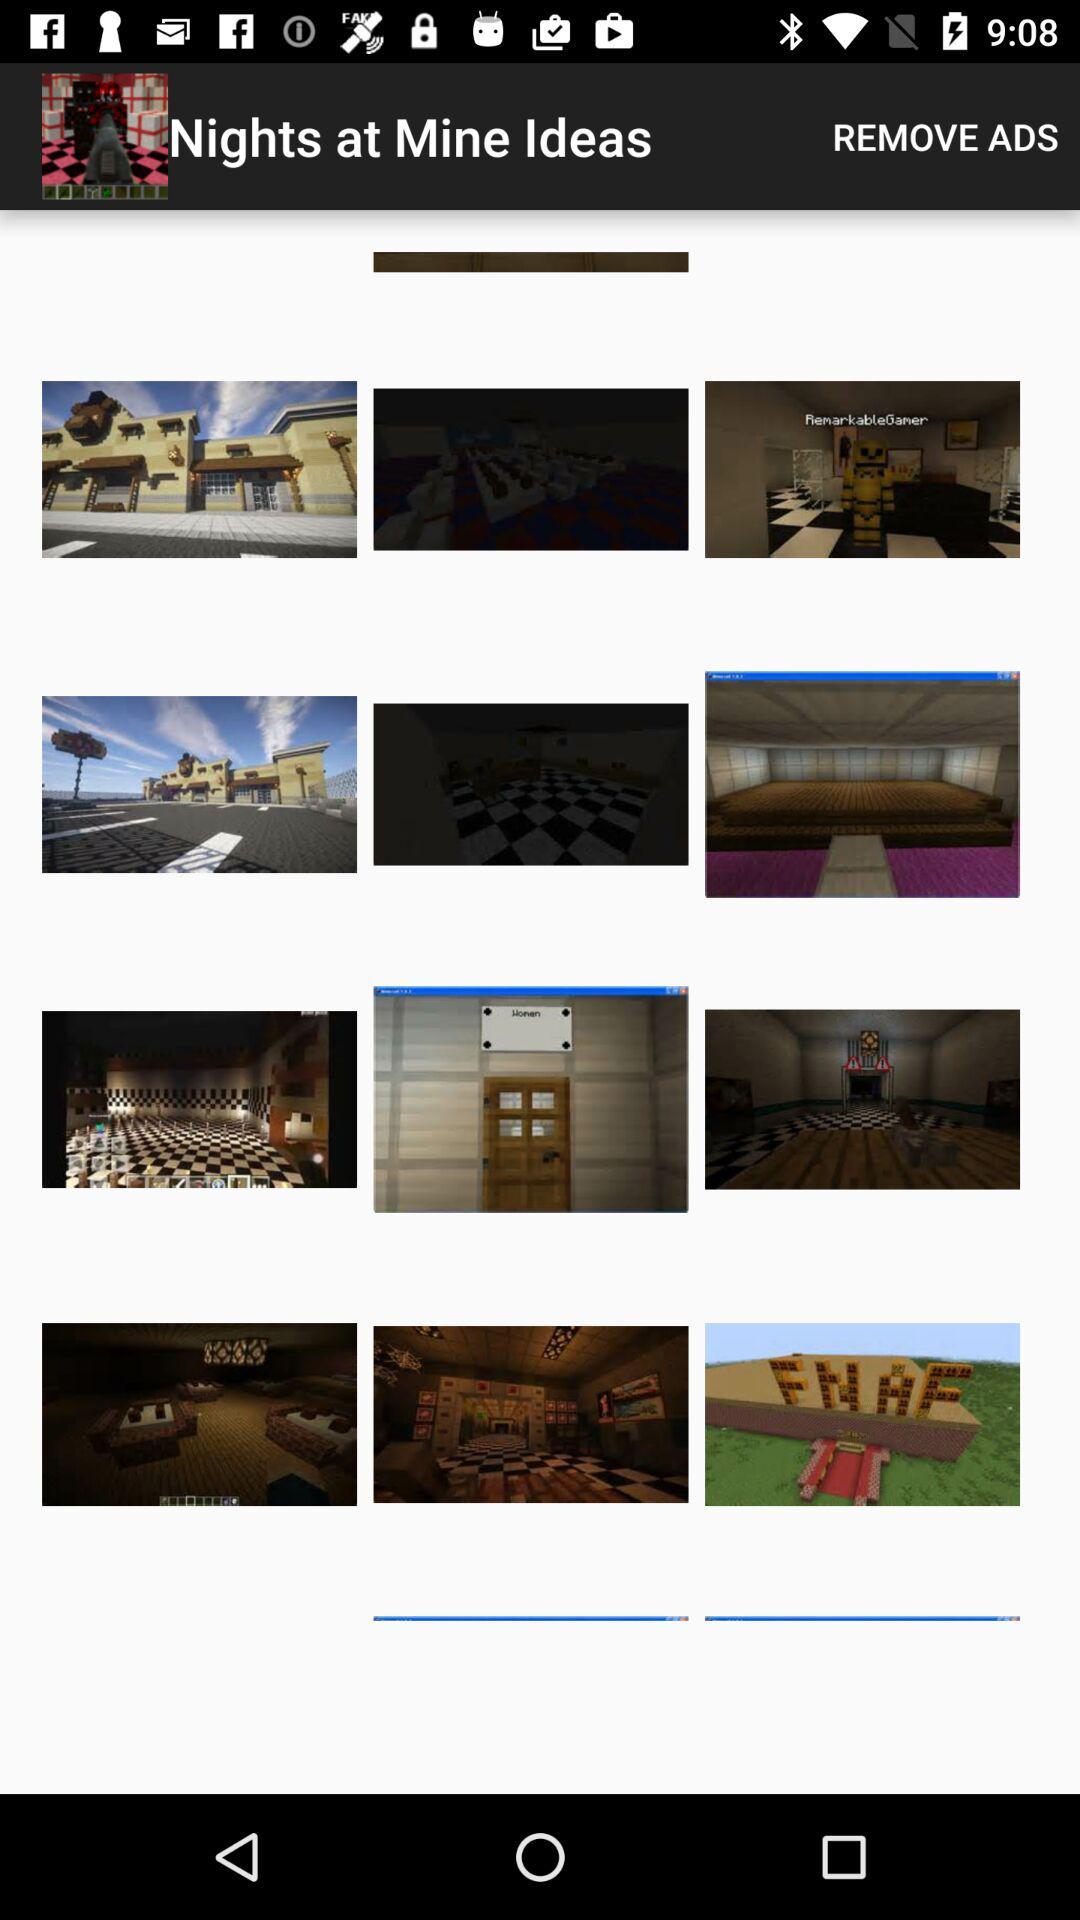 The image size is (1080, 1920). I want to click on the remove ads, so click(945, 135).